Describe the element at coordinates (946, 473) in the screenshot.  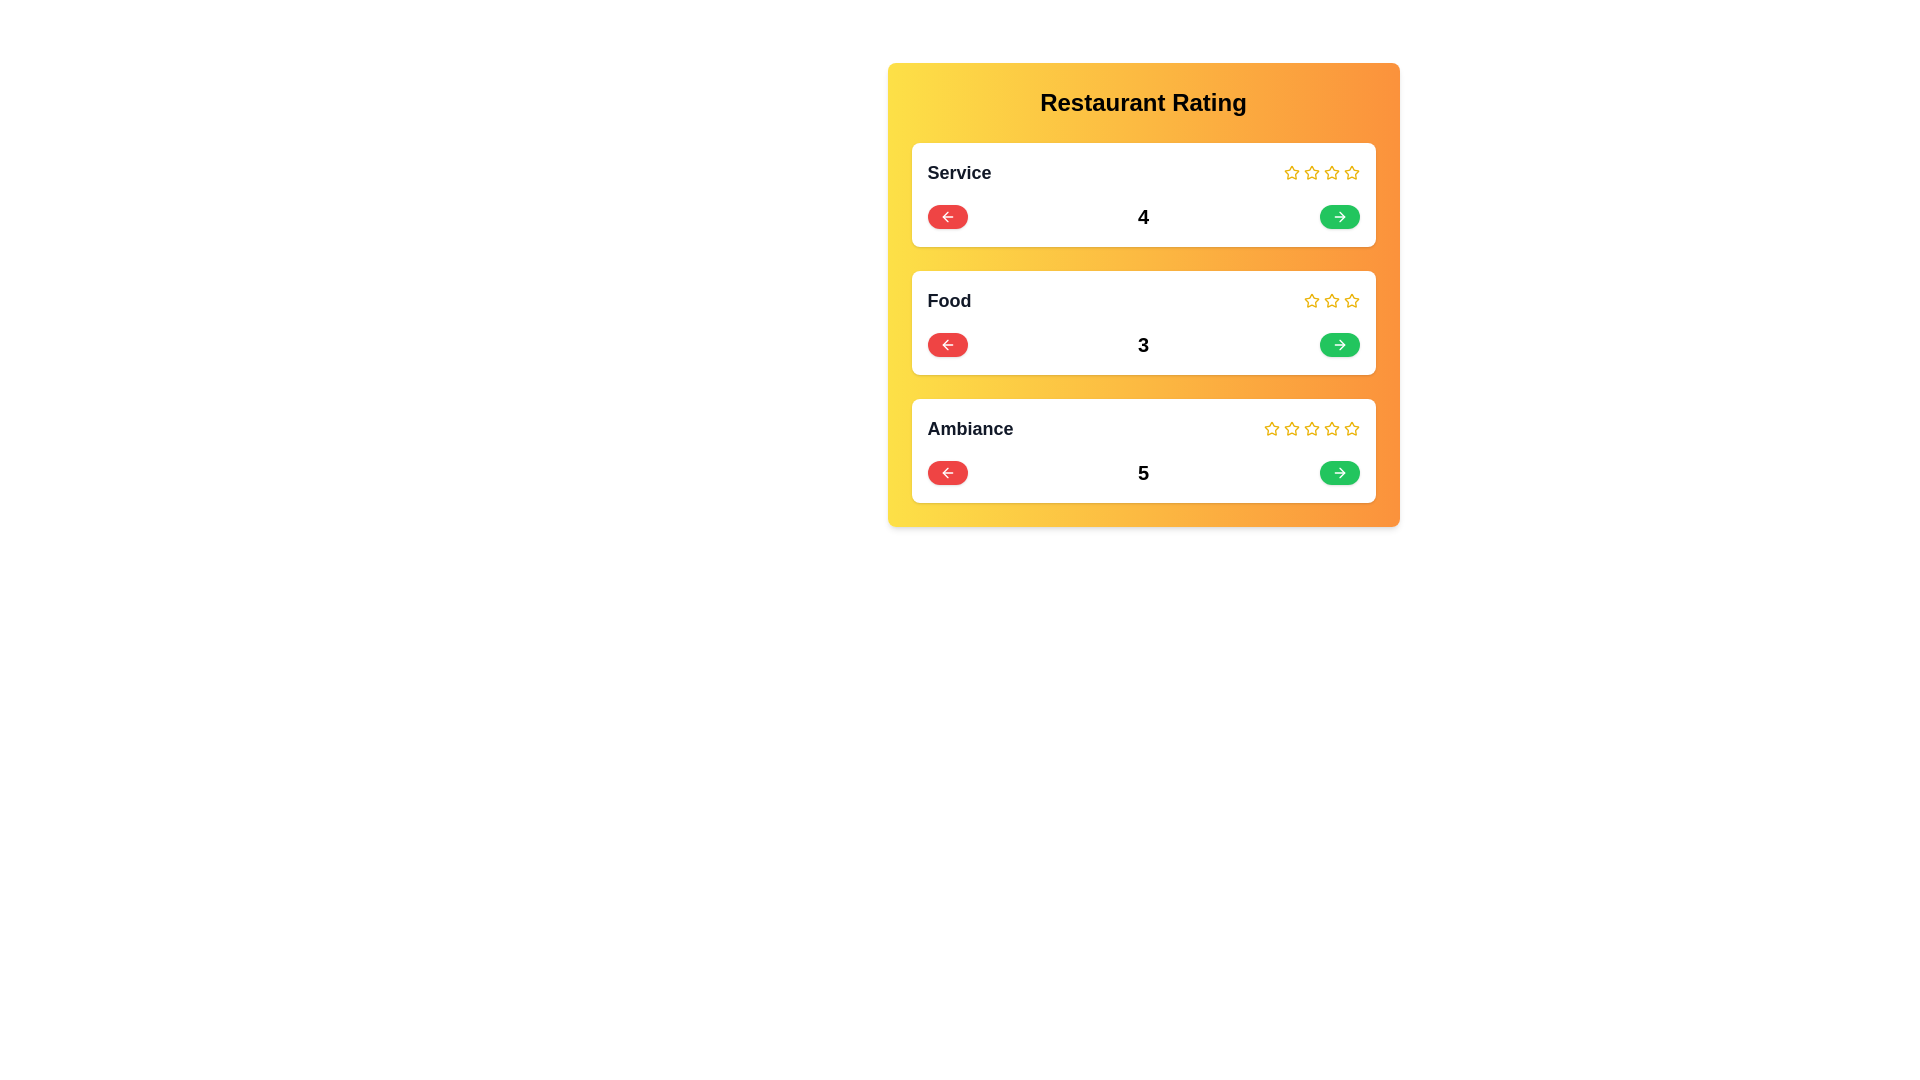
I see `the red circular button with a white leftward arrow located under the header 'Ambiance' to interact with it` at that location.